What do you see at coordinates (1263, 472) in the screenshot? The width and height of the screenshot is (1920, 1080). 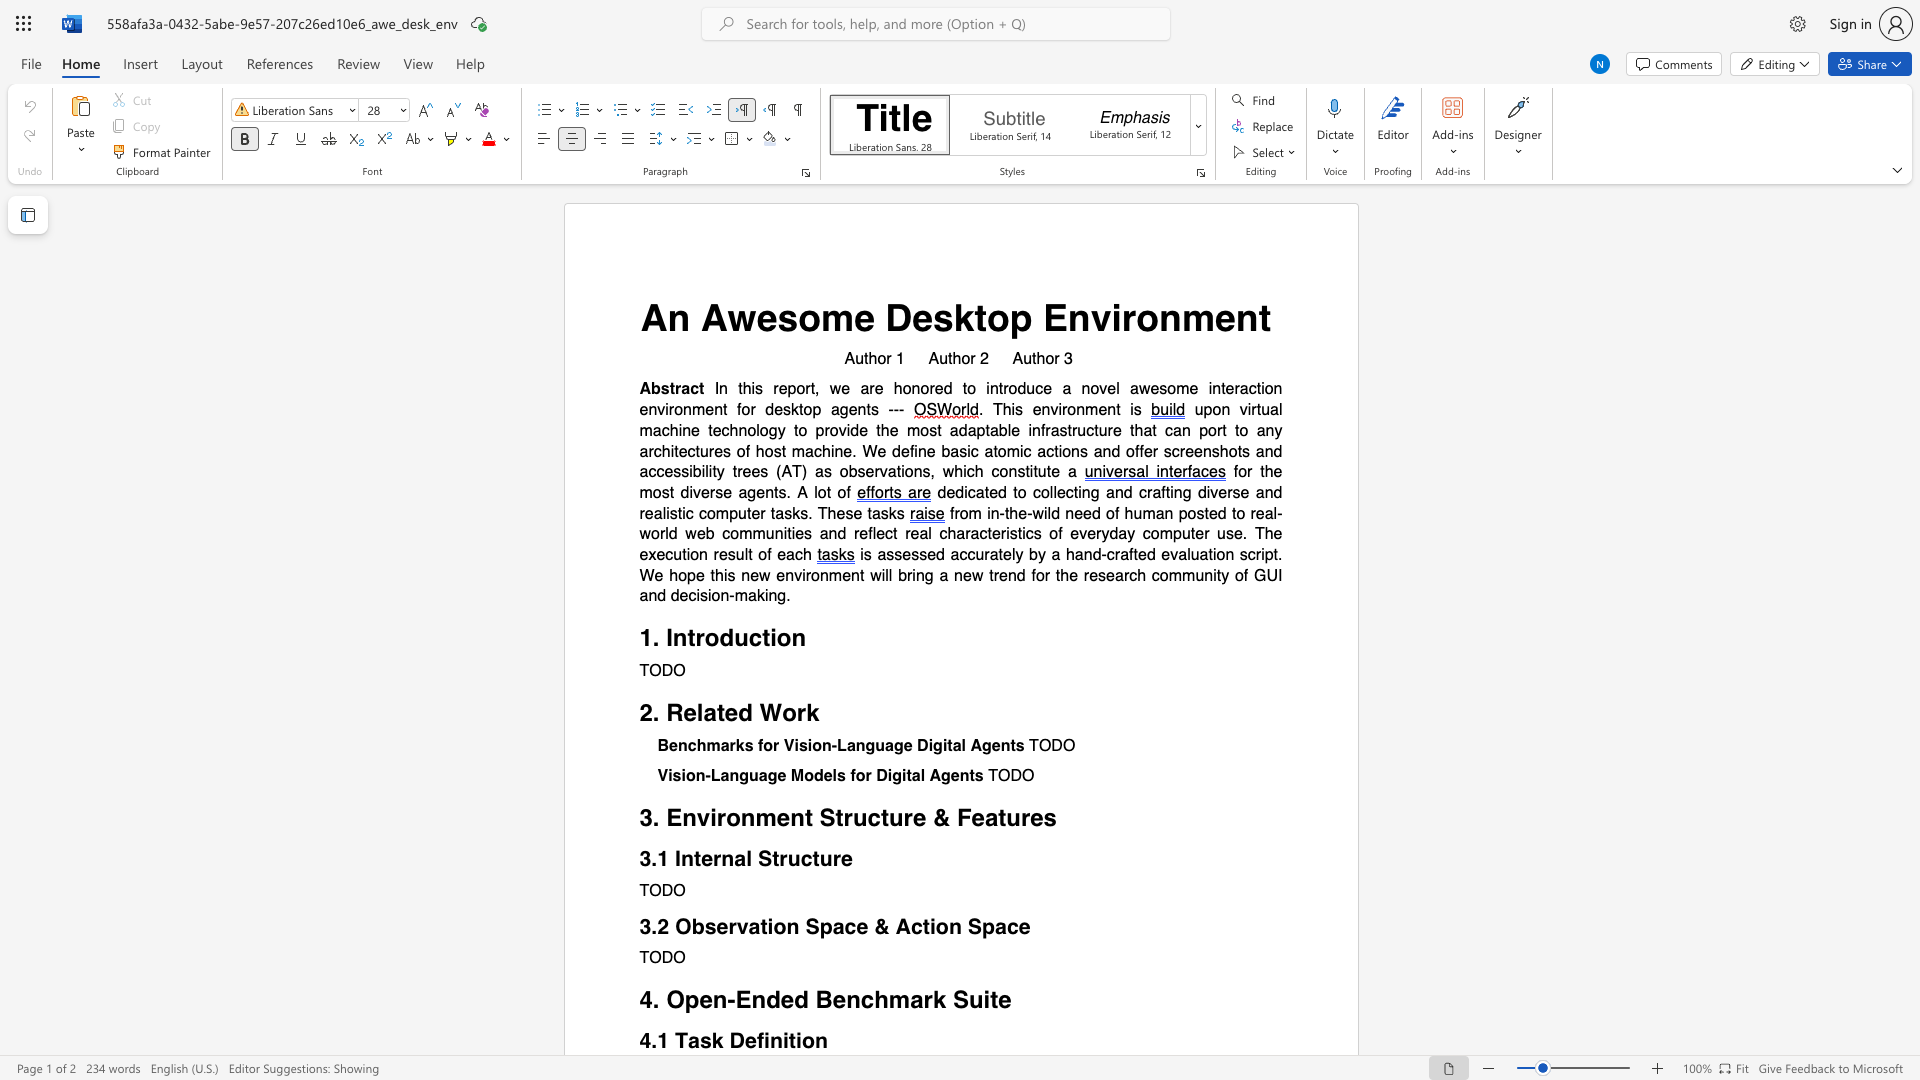 I see `the subset text "he most diverse agent" within the text "for the most diverse agents. A lot of"` at bounding box center [1263, 472].